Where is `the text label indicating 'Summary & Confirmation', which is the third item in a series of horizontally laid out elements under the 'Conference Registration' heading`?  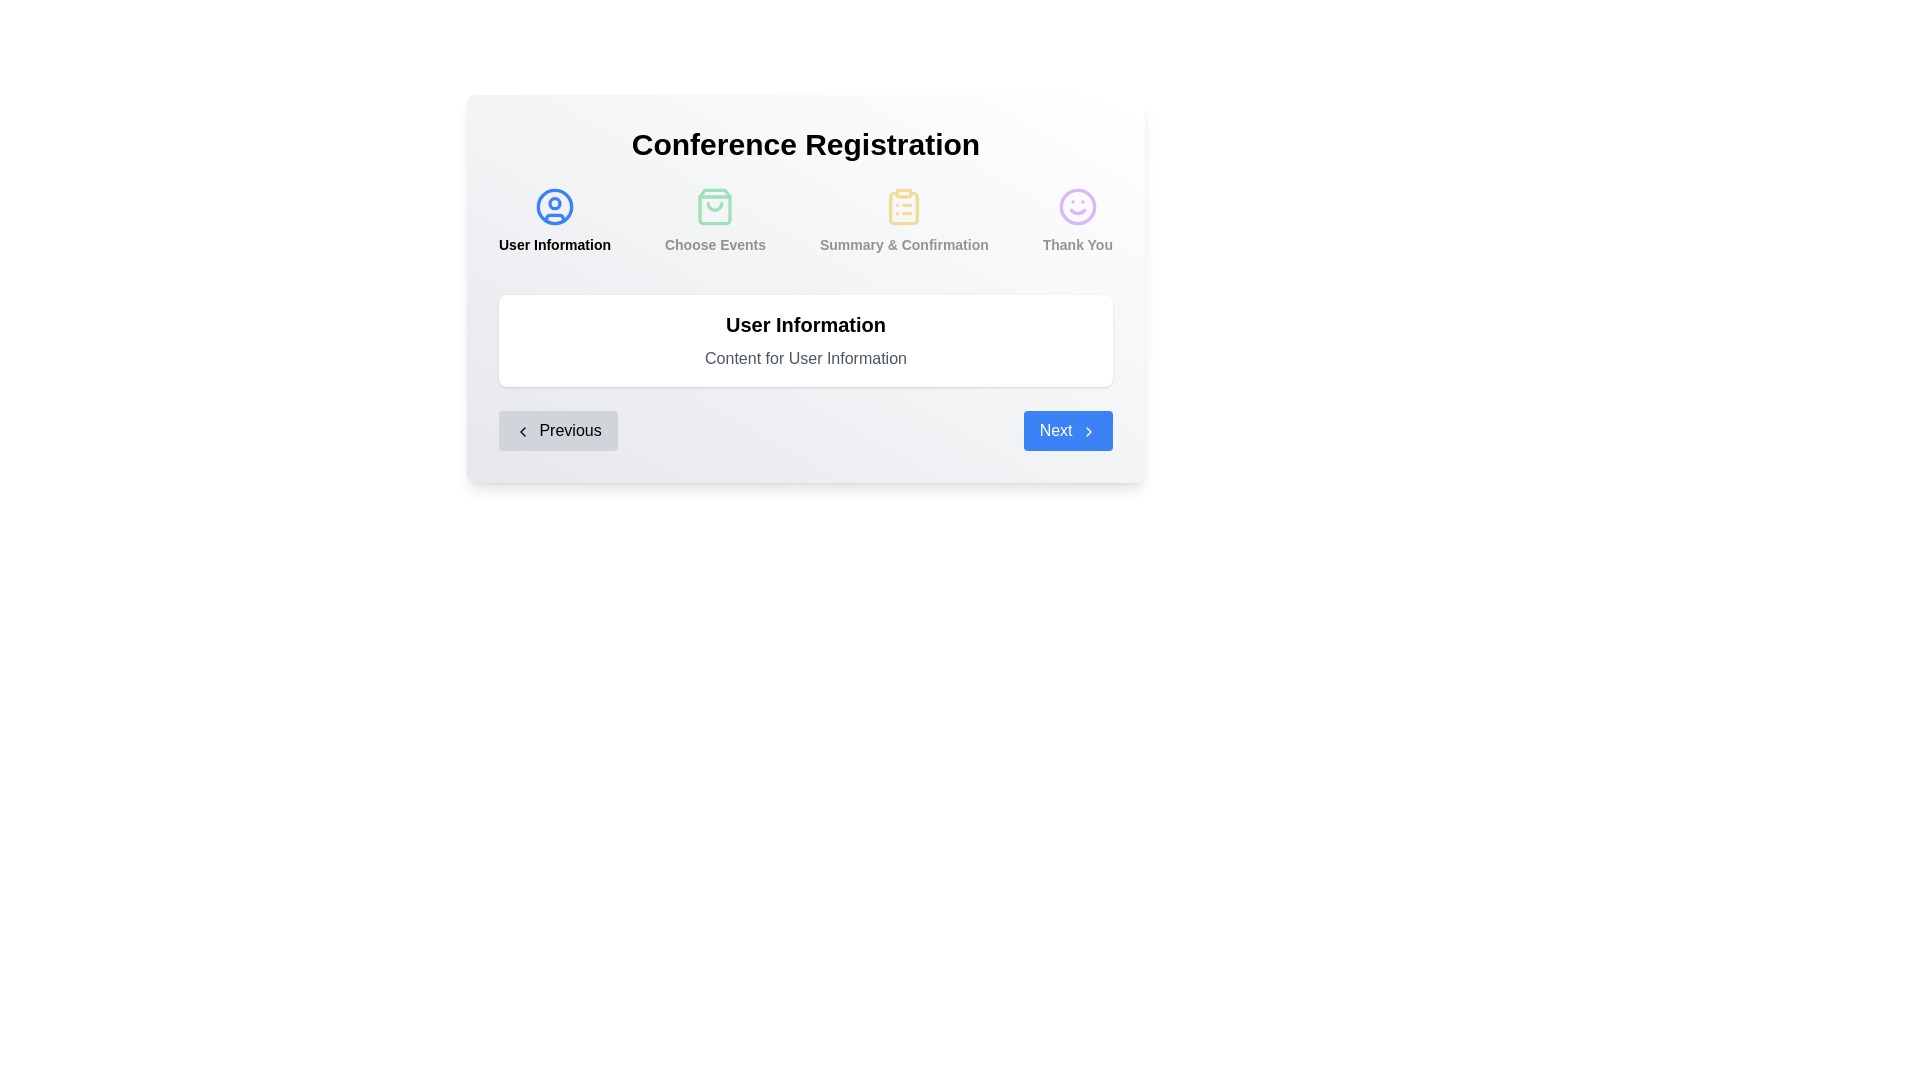
the text label indicating 'Summary & Confirmation', which is the third item in a series of horizontally laid out elements under the 'Conference Registration' heading is located at coordinates (903, 244).